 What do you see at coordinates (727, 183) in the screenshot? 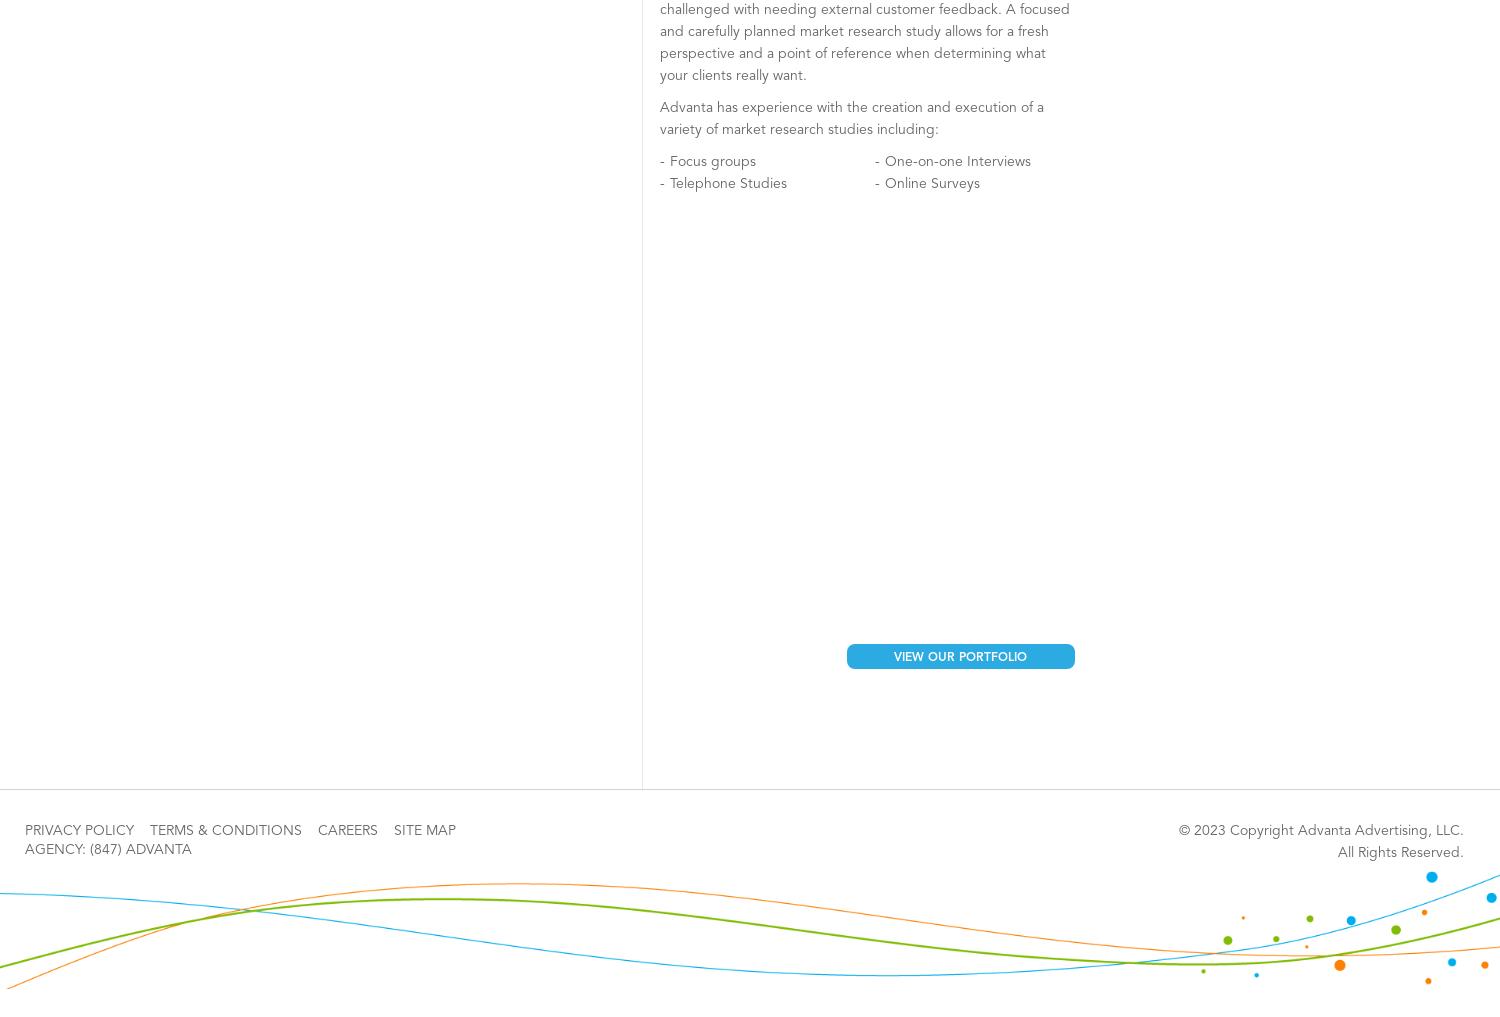
I see `'Telephone Studies'` at bounding box center [727, 183].